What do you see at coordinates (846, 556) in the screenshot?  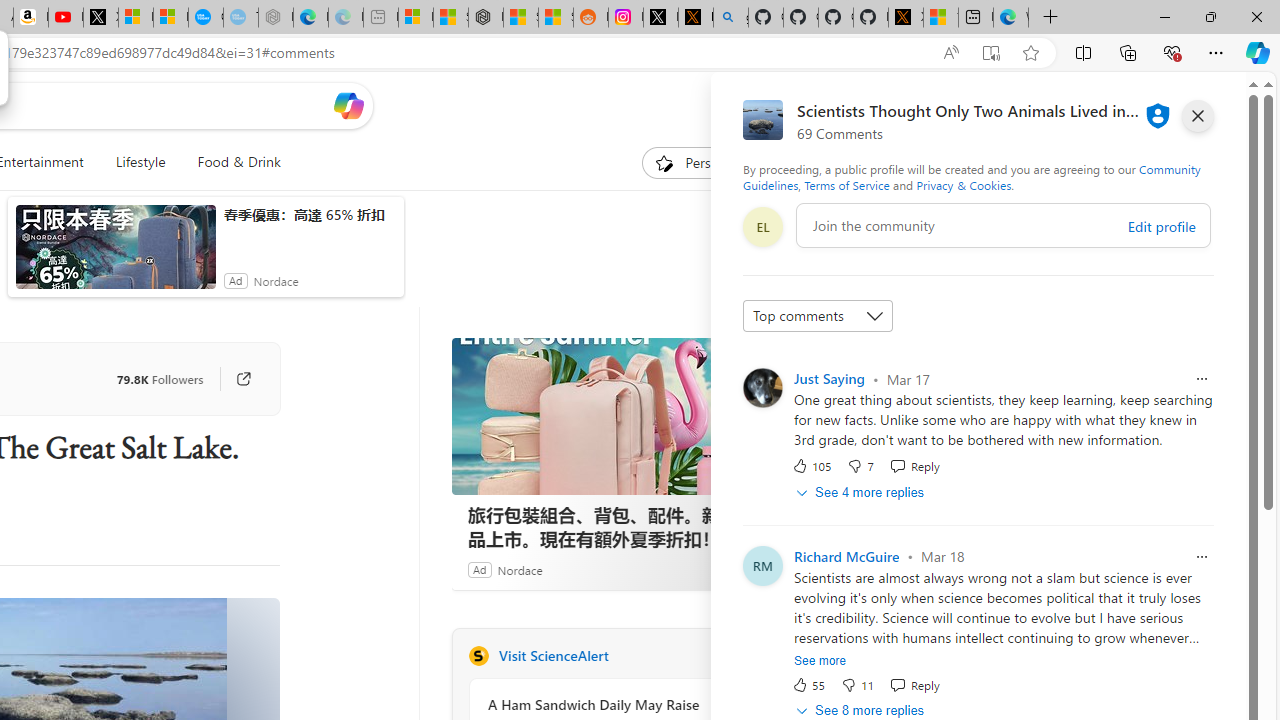 I see `'Richard McGuire'` at bounding box center [846, 556].